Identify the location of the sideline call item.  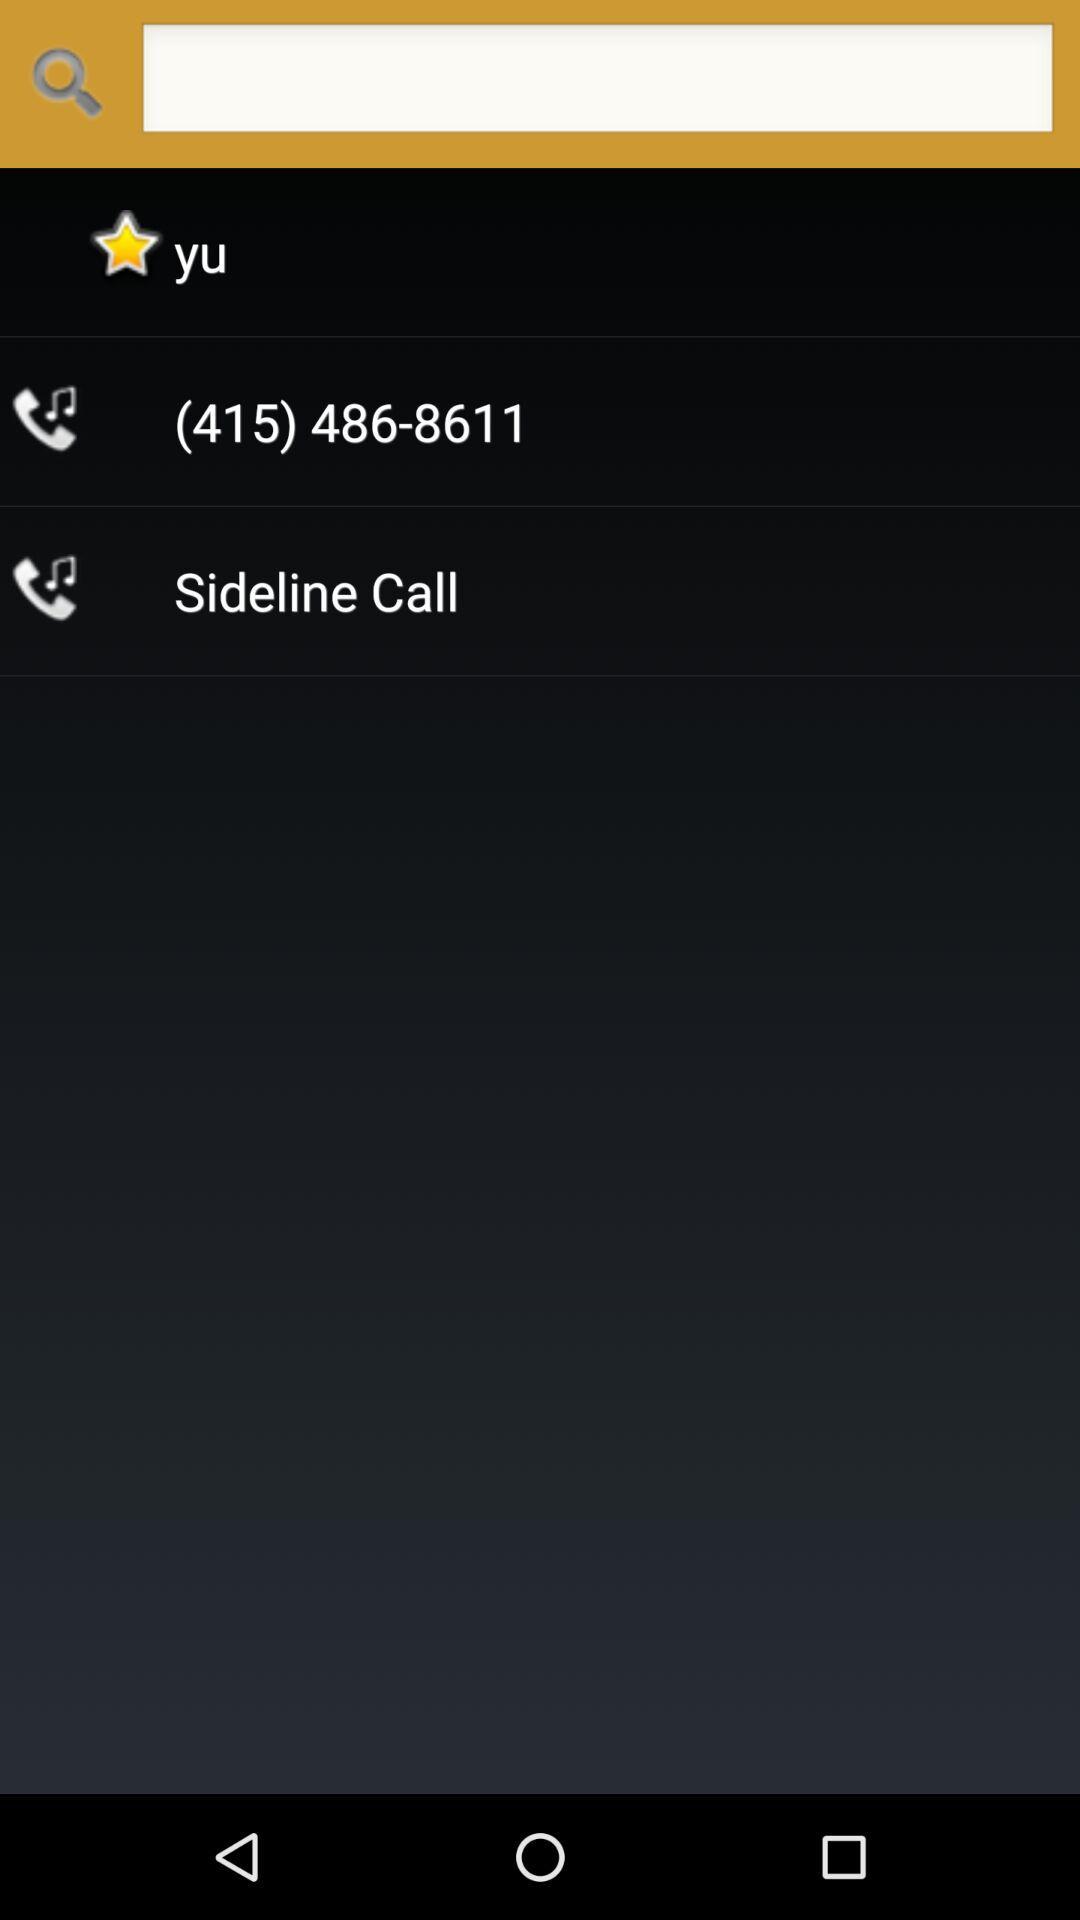
(315, 589).